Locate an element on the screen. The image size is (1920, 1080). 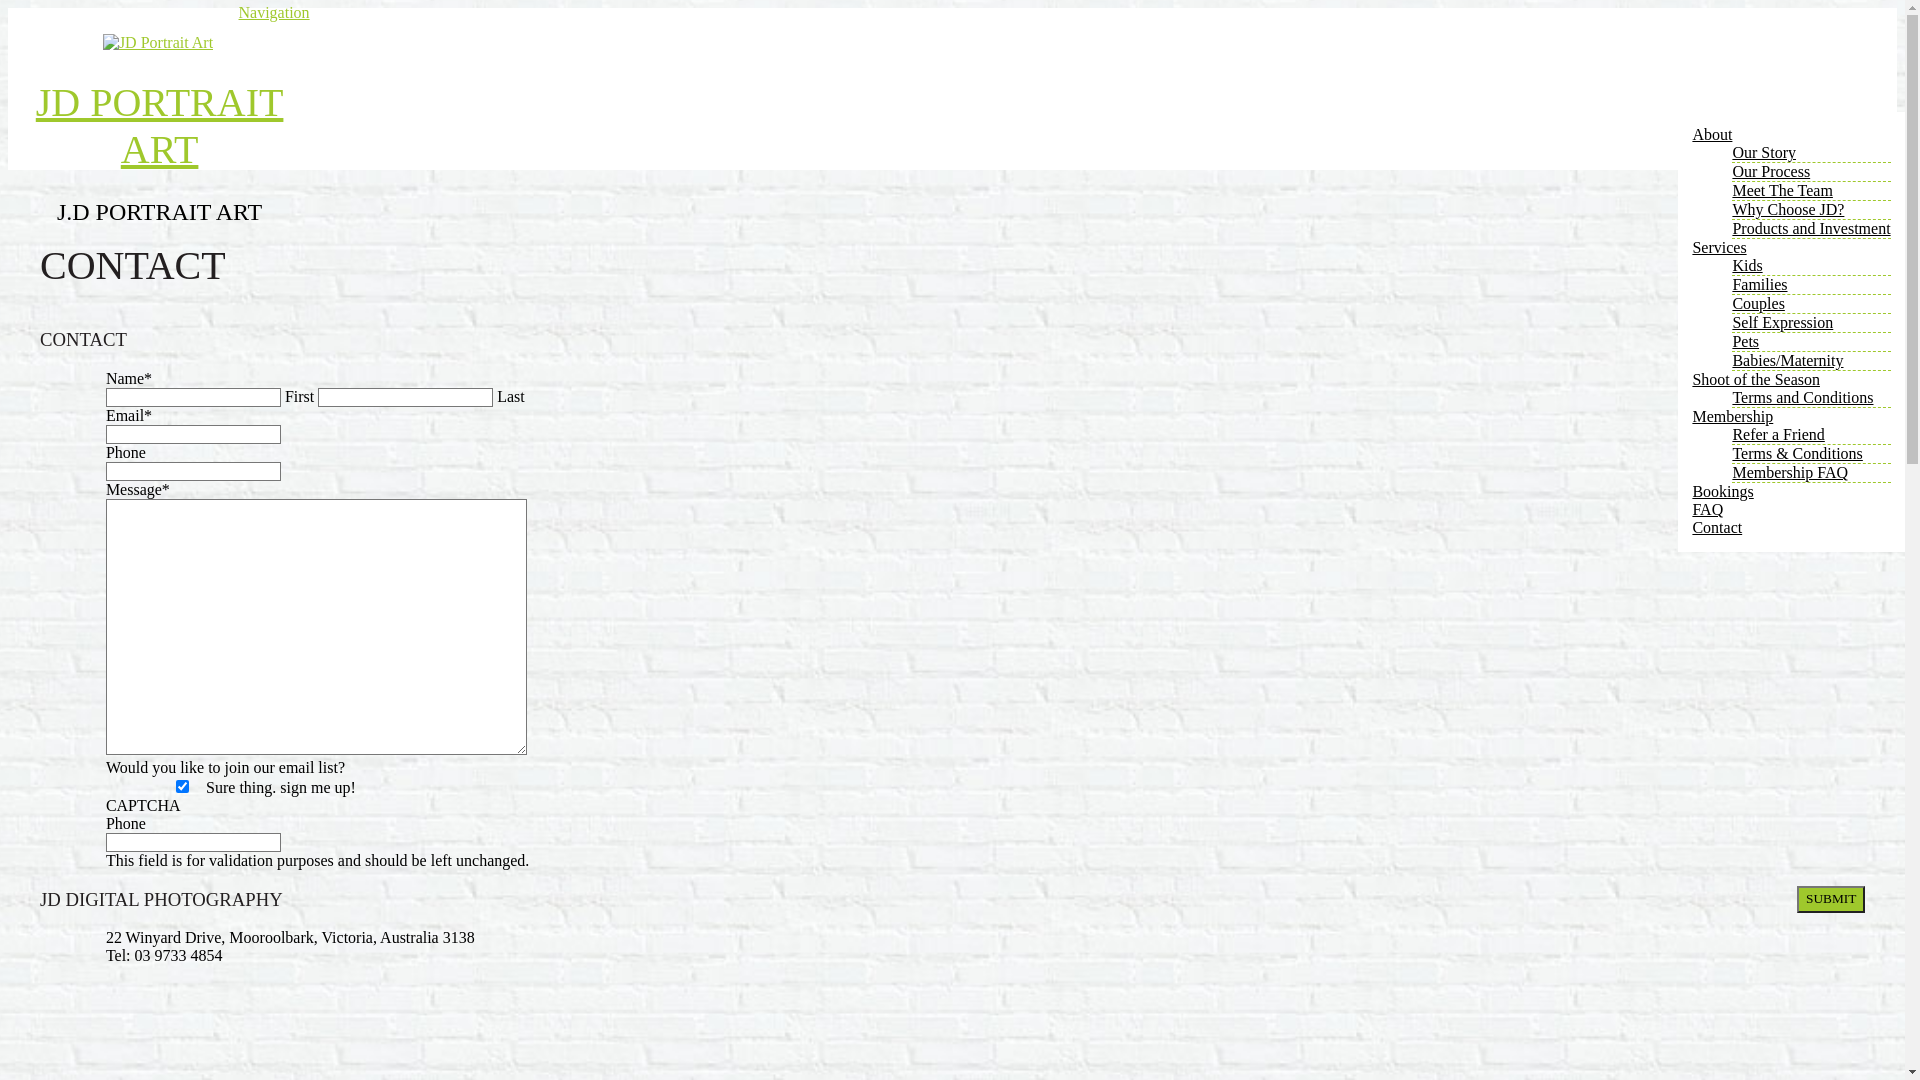
'Membership FAQ' is located at coordinates (1731, 472).